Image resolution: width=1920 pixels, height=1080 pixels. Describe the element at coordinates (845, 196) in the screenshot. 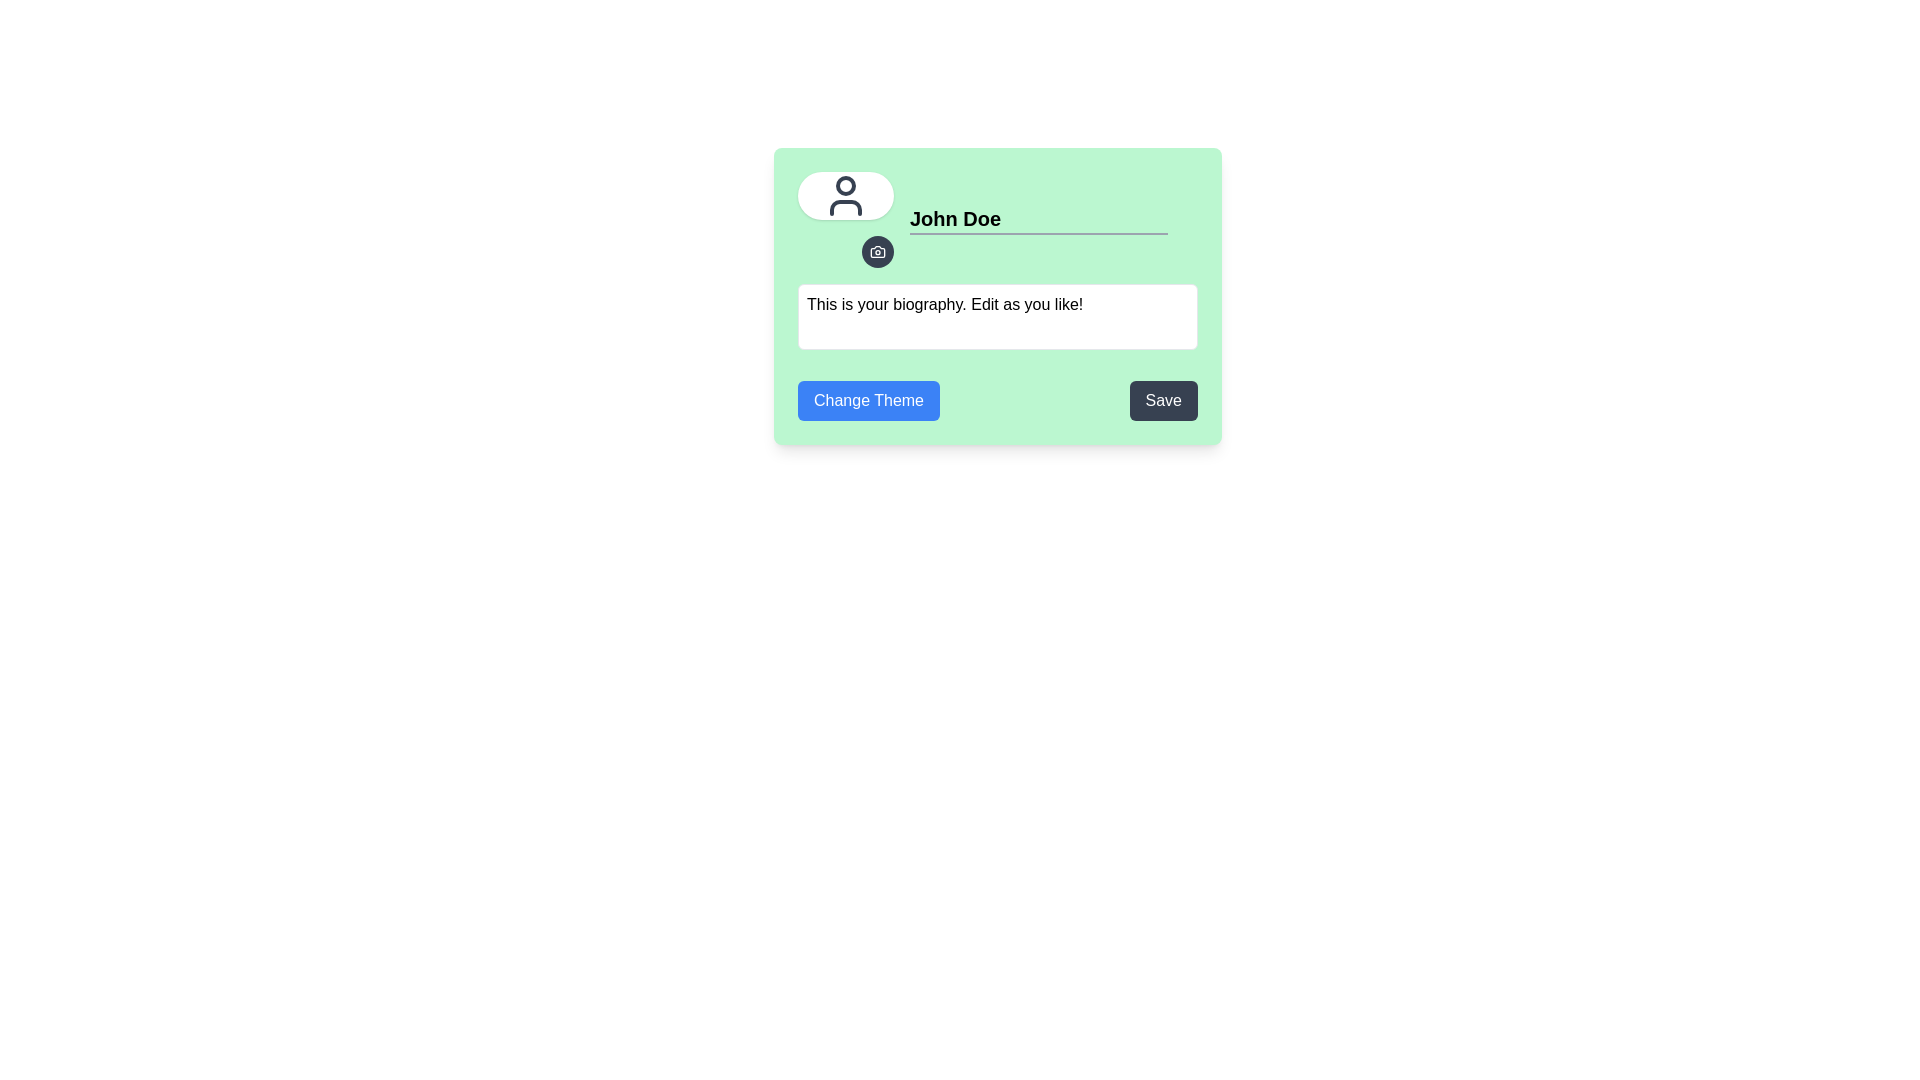

I see `the circular profile icon placeholder, which has a gray stroke and is located at the top-left corner of the green section for user information and editing tools, to initiate interaction` at that location.